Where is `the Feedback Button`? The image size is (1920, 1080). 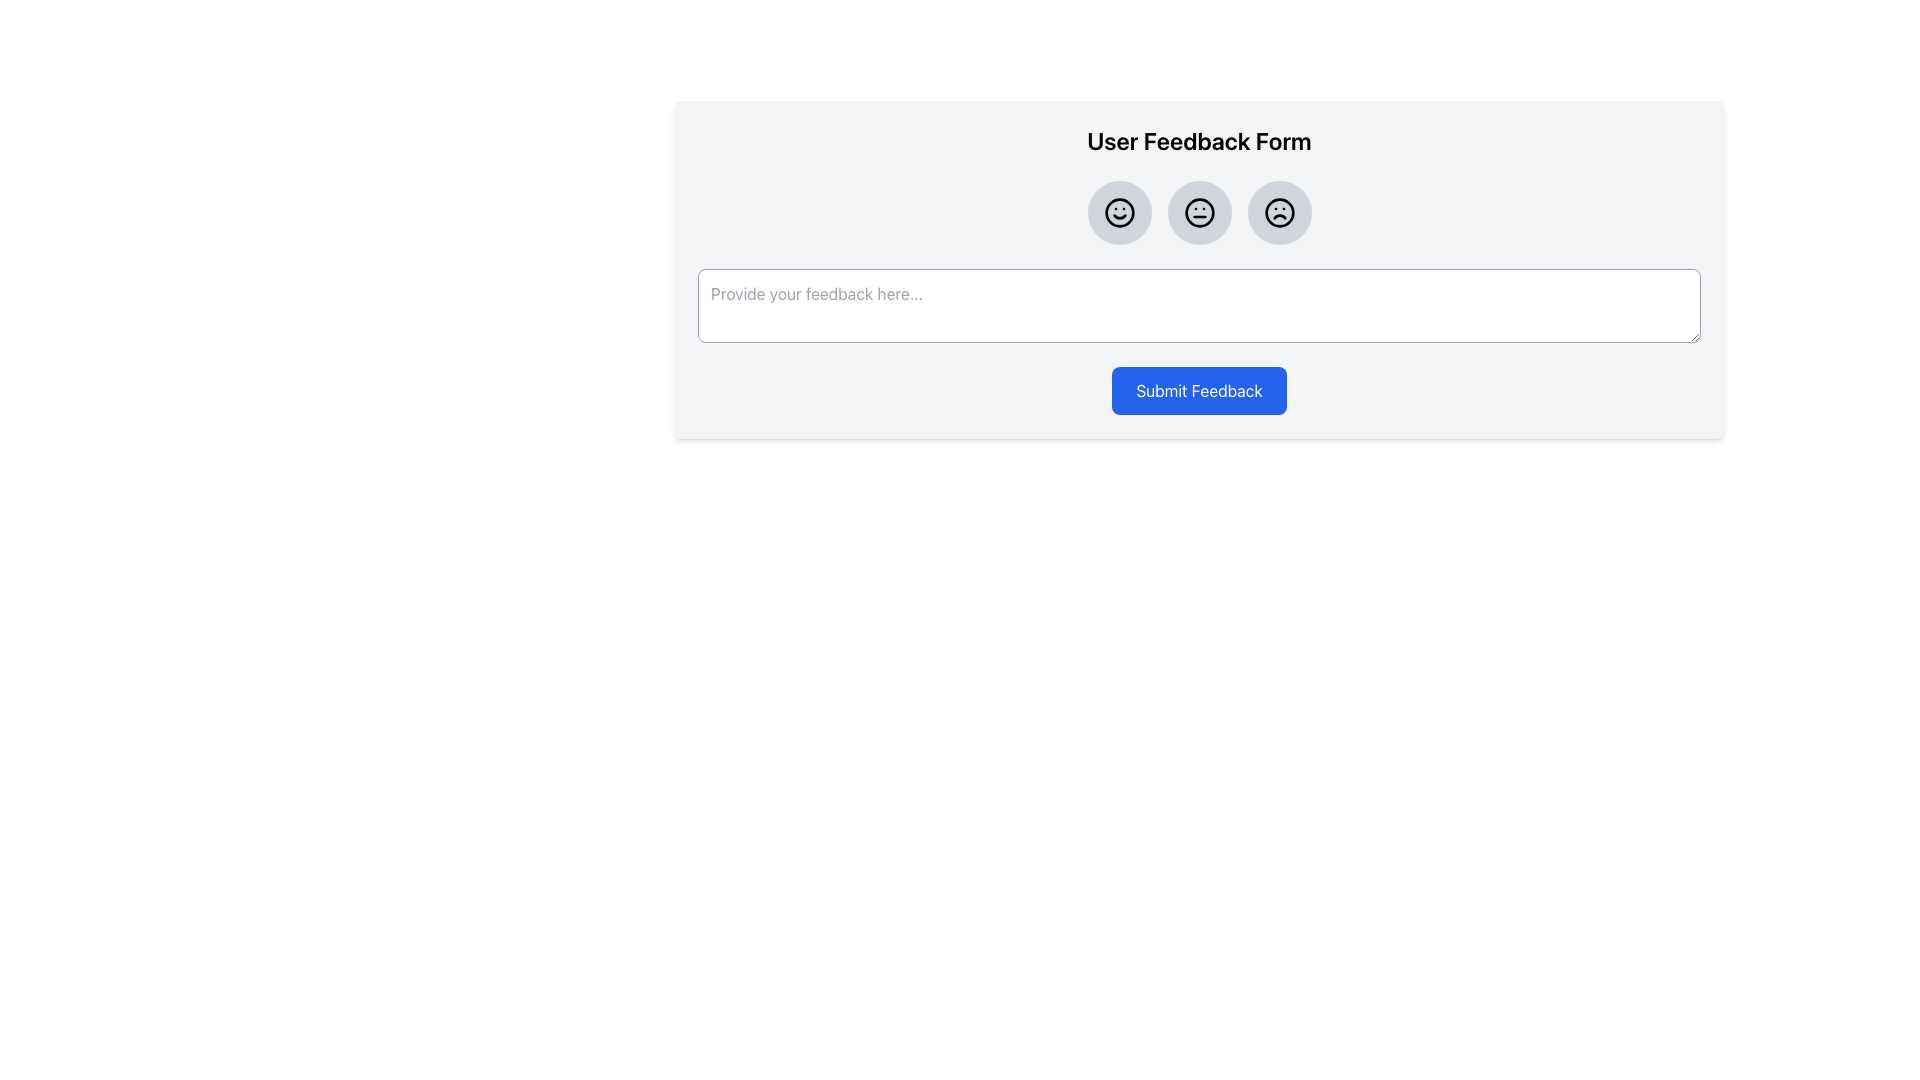 the Feedback Button is located at coordinates (1118, 212).